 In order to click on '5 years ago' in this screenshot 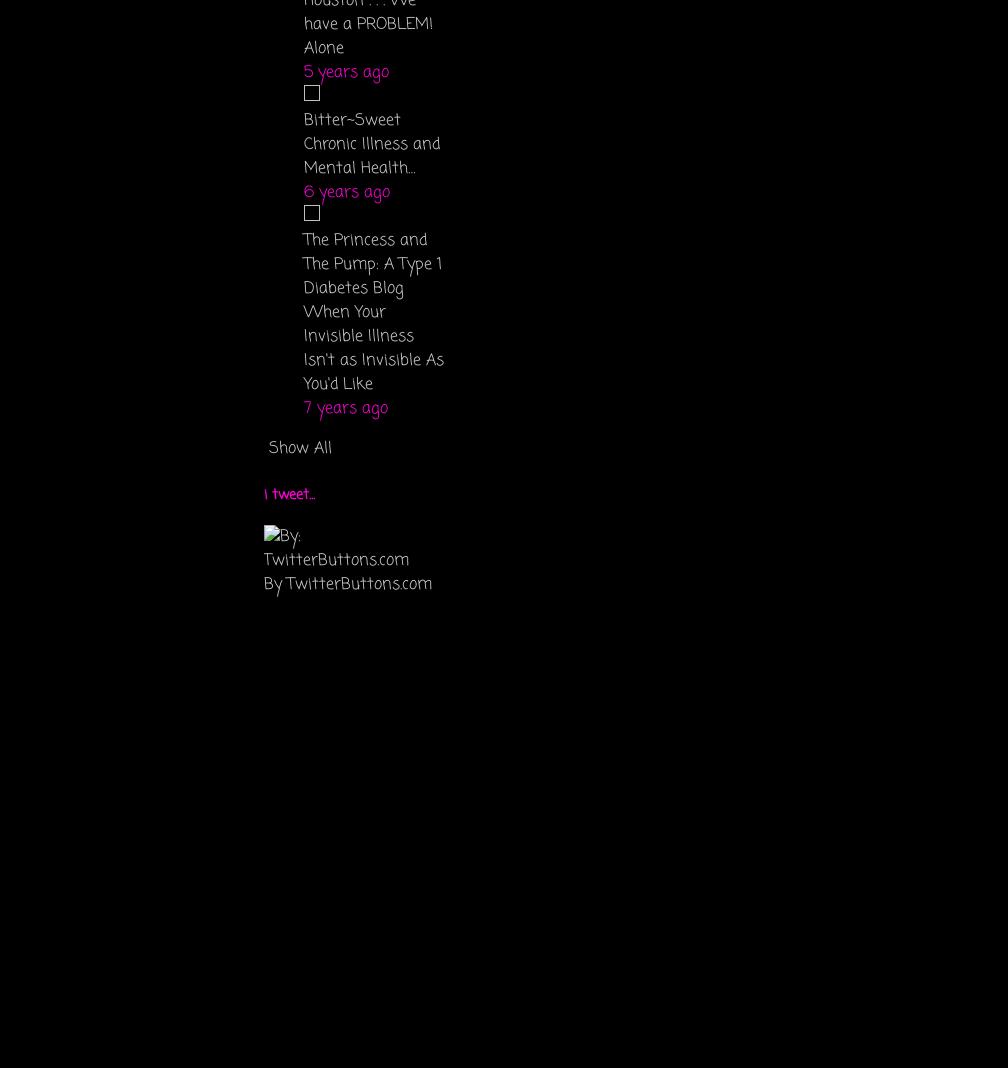, I will do `click(346, 72)`.